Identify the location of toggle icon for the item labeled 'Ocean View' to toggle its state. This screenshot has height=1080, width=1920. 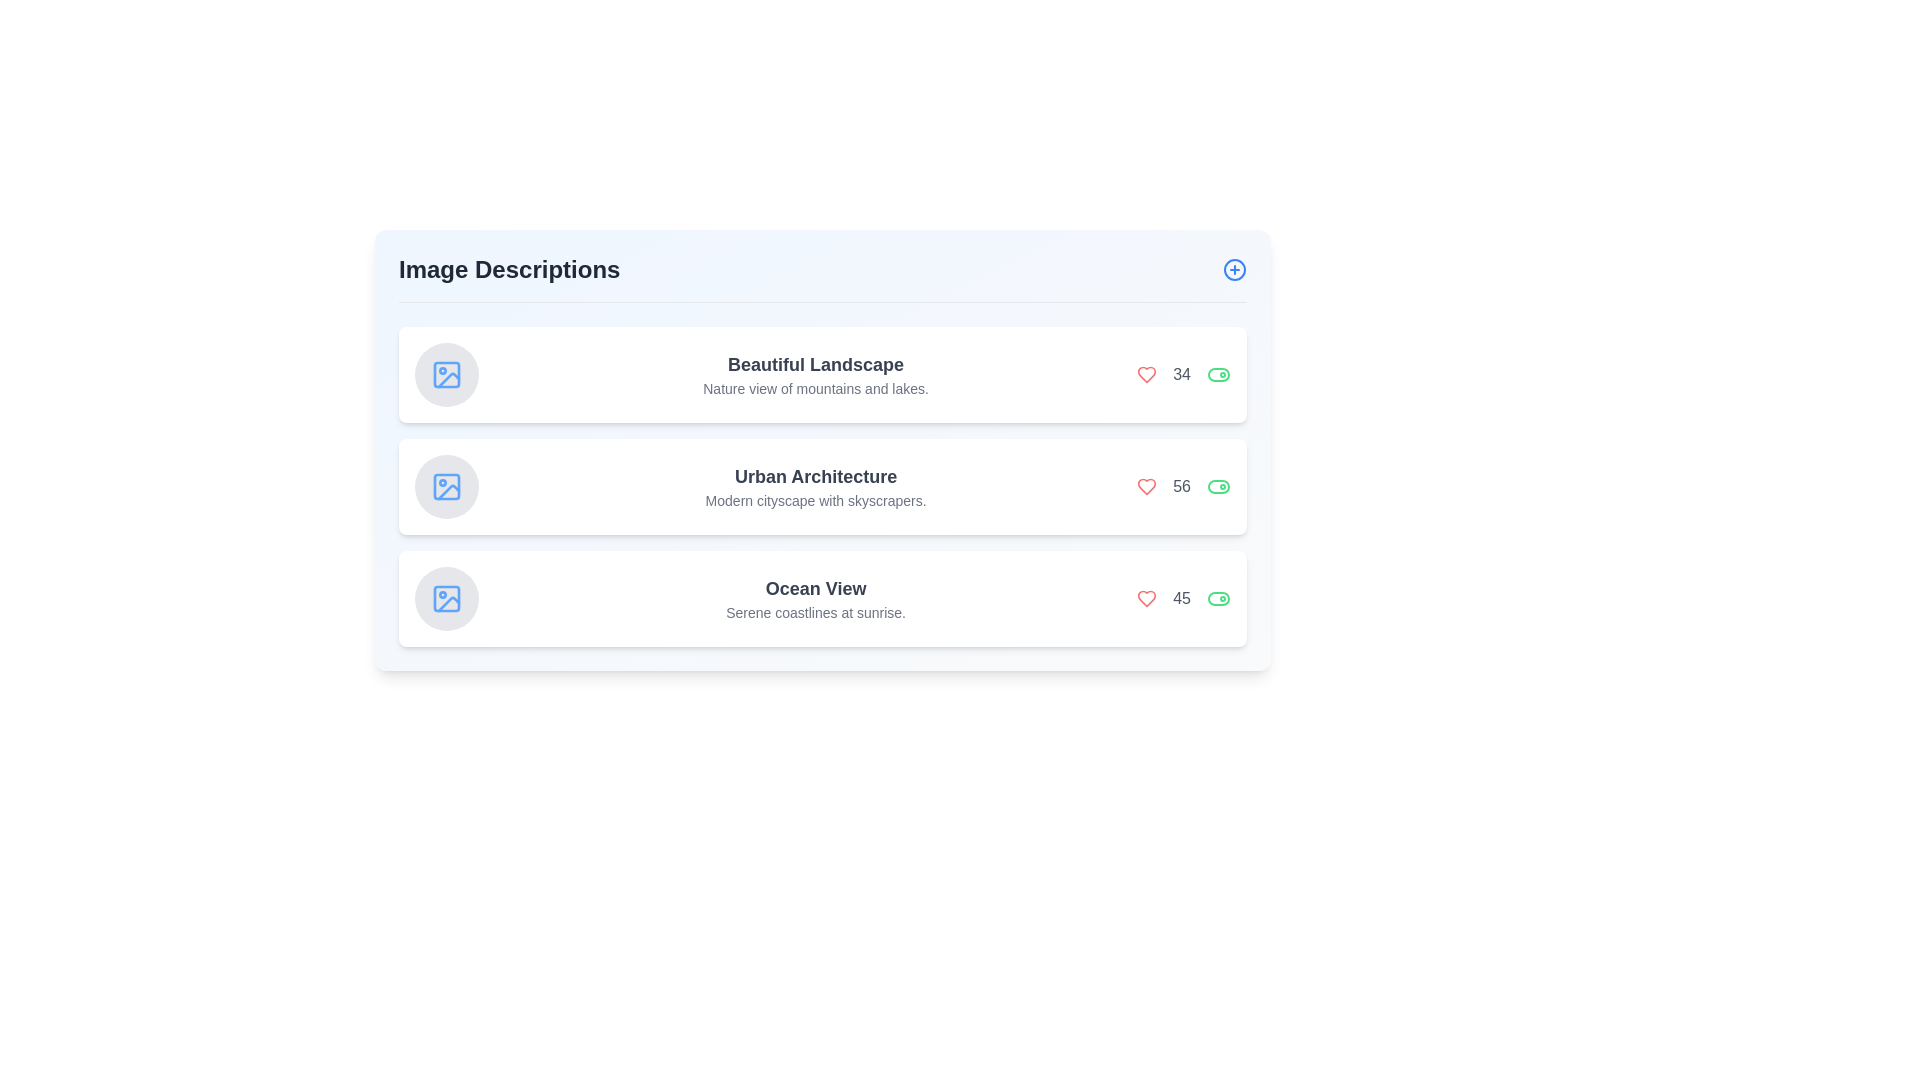
(1218, 597).